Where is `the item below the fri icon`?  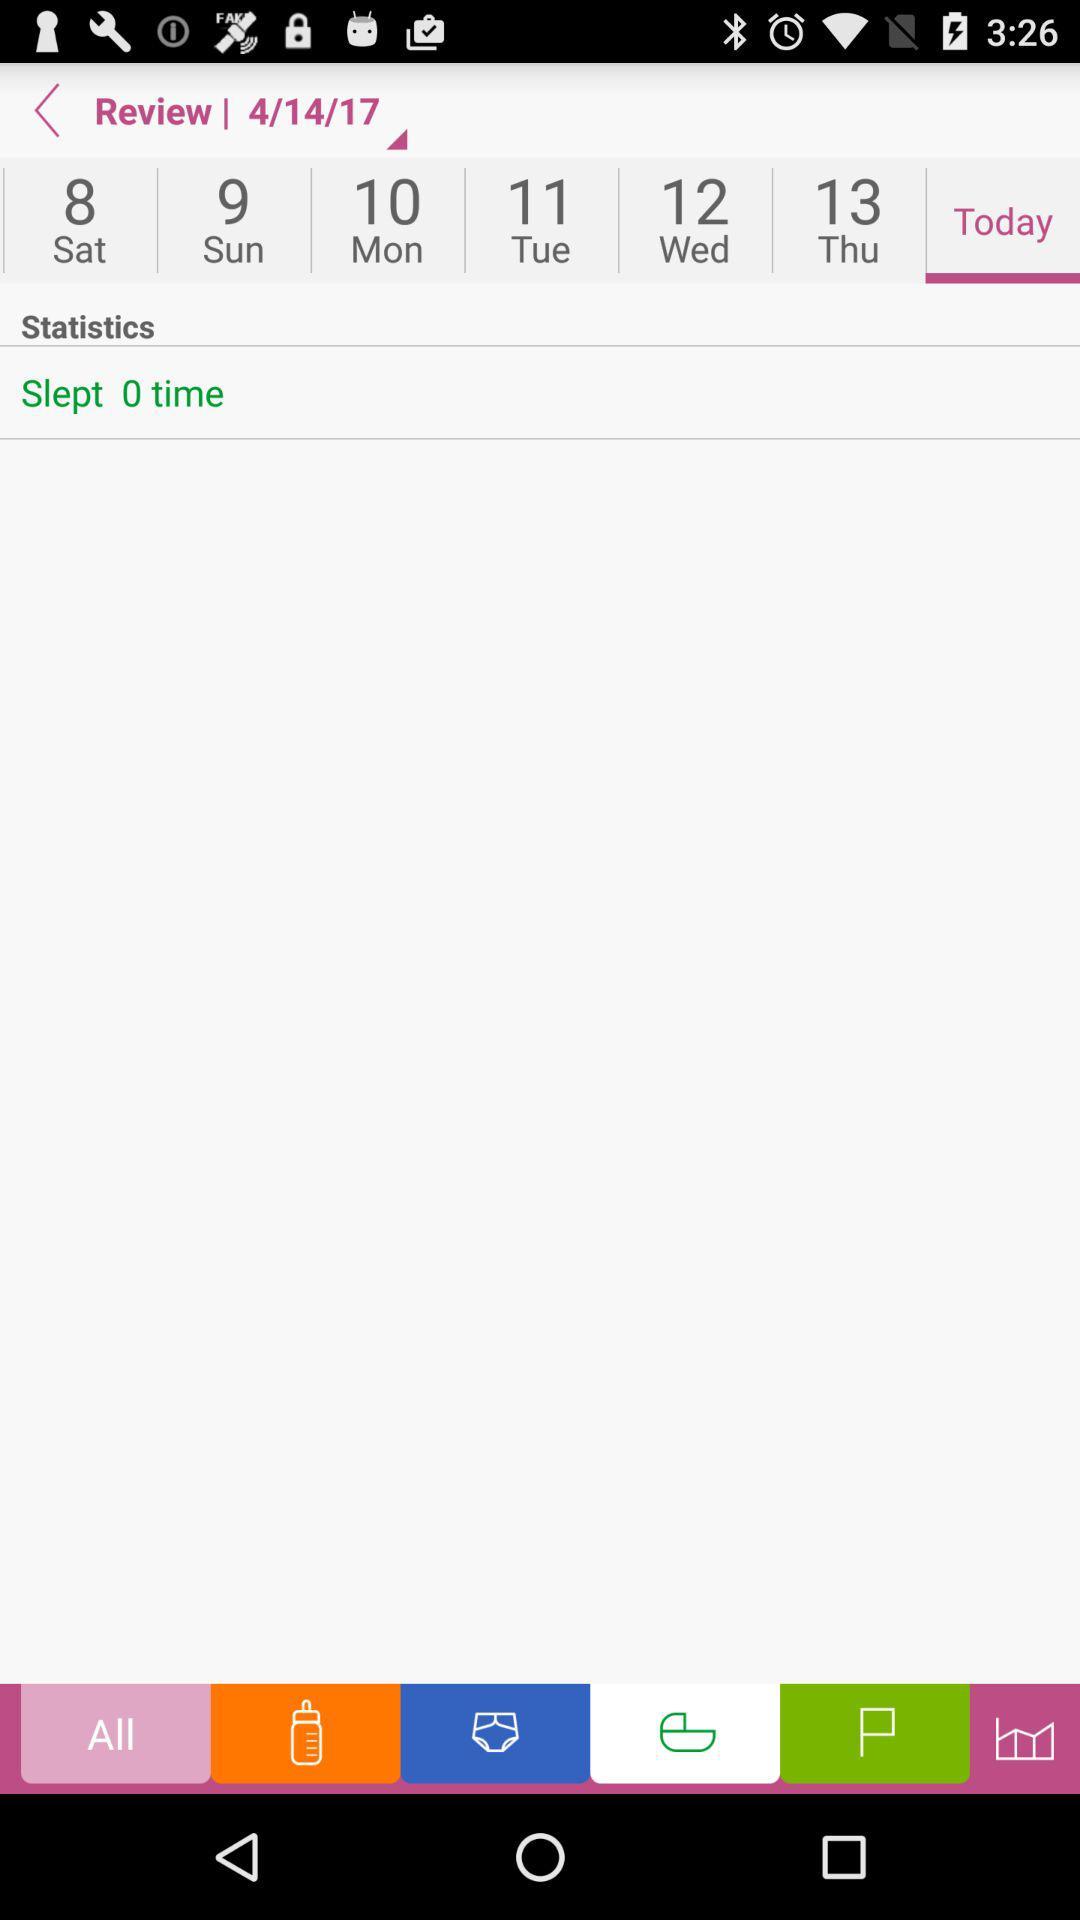 the item below the fri icon is located at coordinates (540, 325).